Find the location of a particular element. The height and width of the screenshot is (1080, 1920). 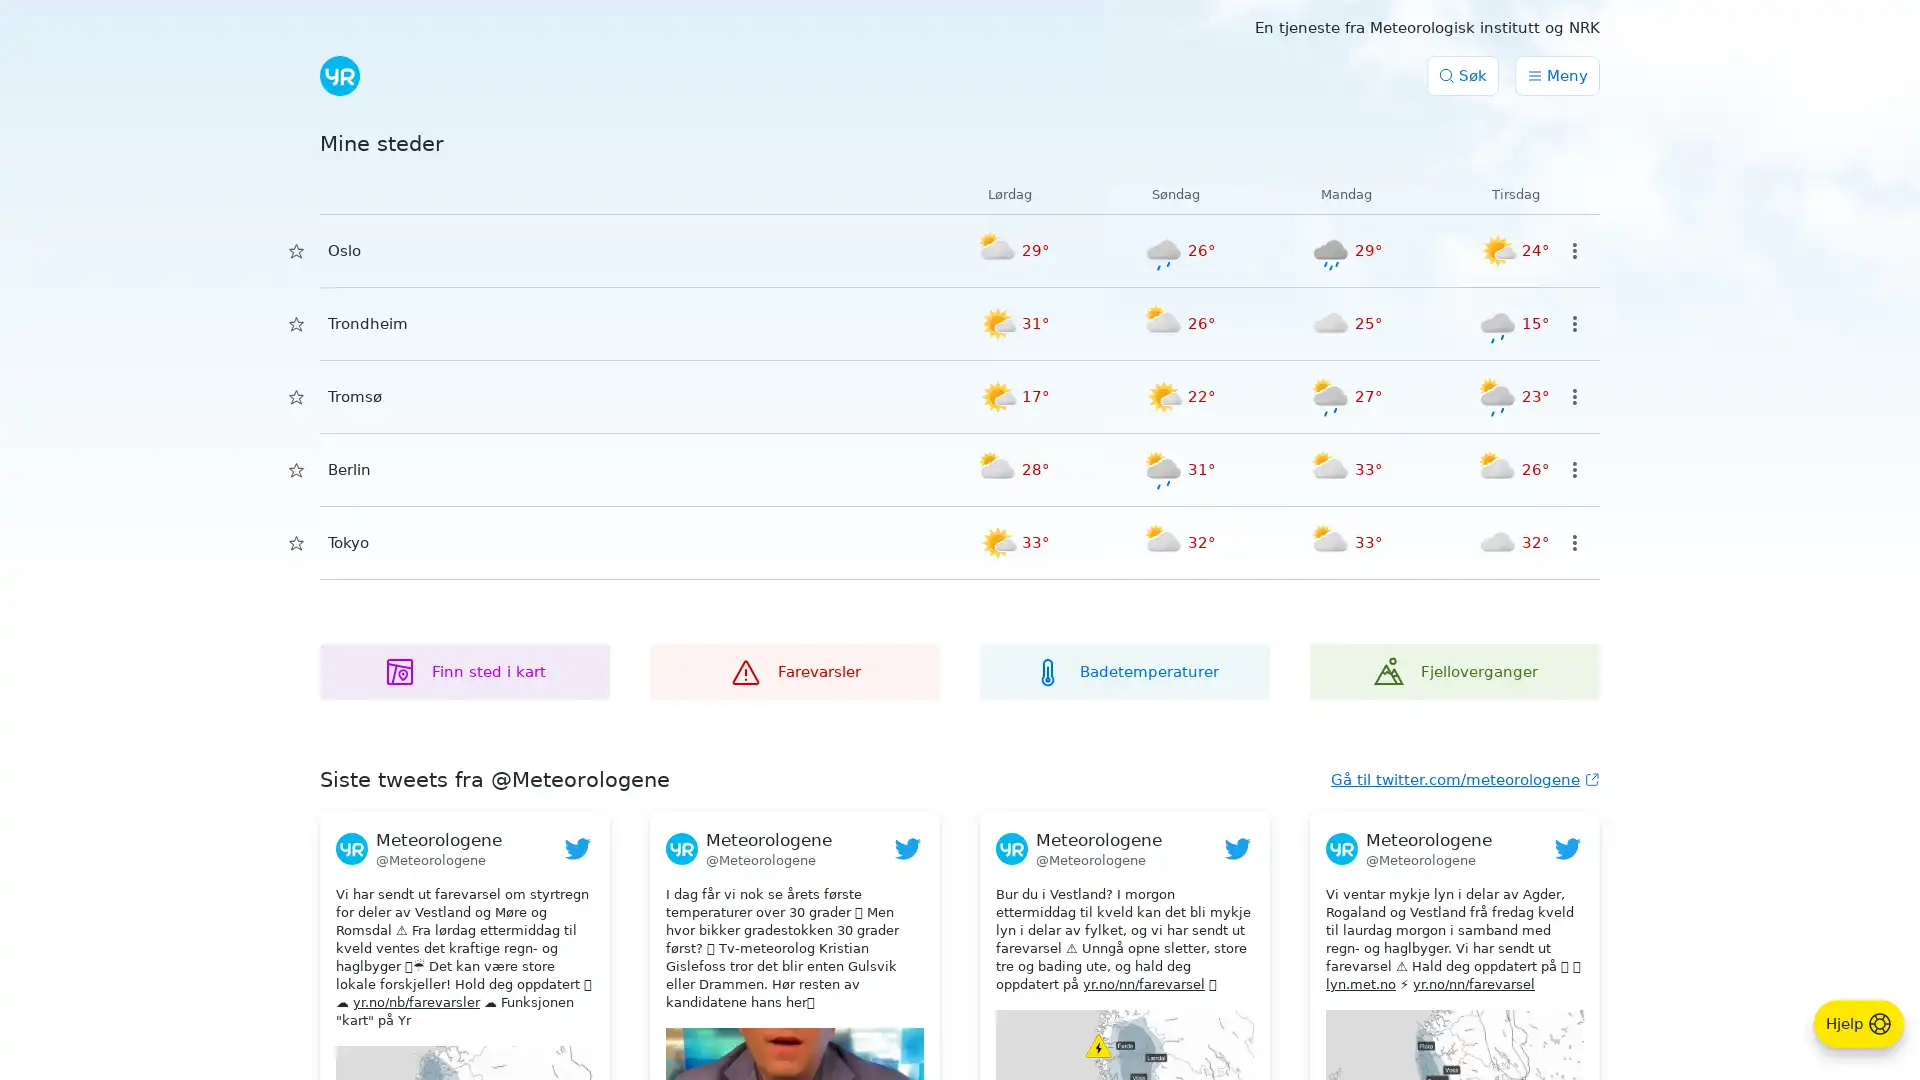

Lagre i Mine steder is located at coordinates (295, 543).